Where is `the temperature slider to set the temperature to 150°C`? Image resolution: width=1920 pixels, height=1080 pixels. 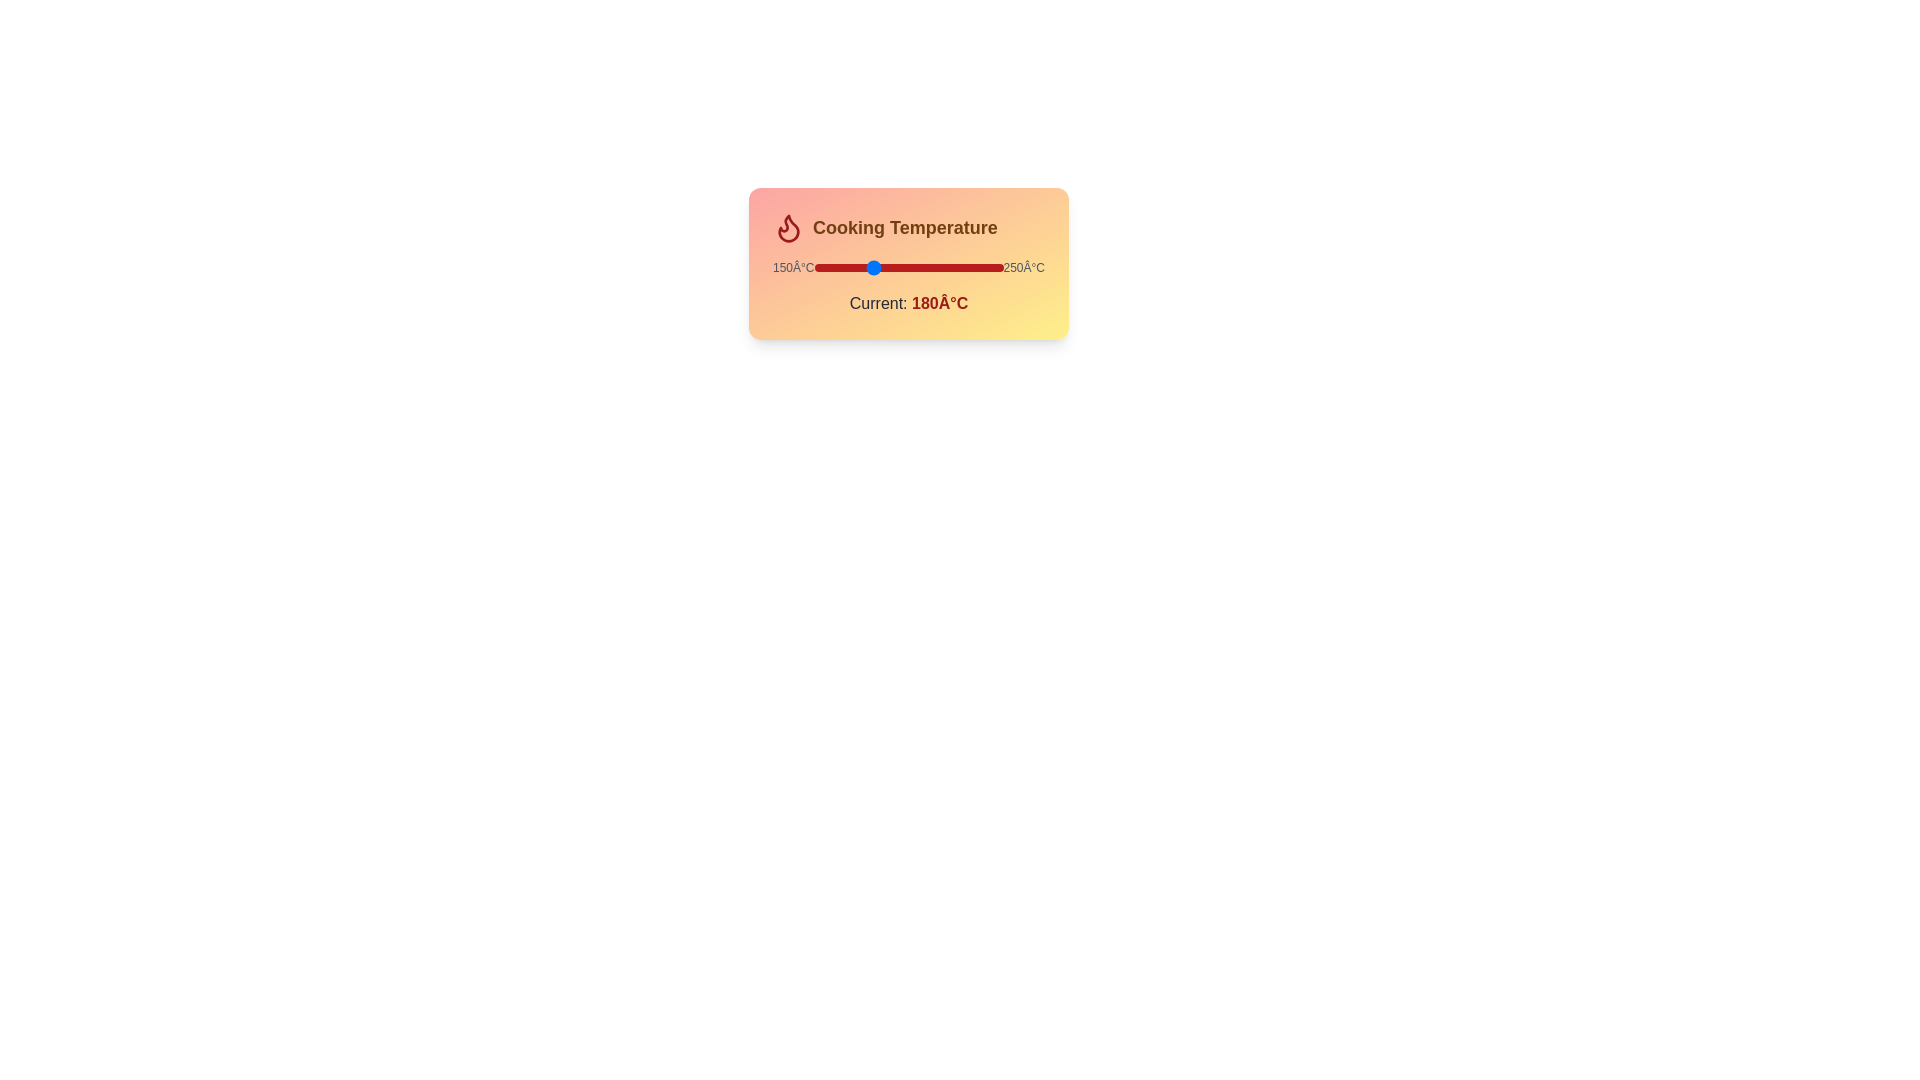
the temperature slider to set the temperature to 150°C is located at coordinates (814, 266).